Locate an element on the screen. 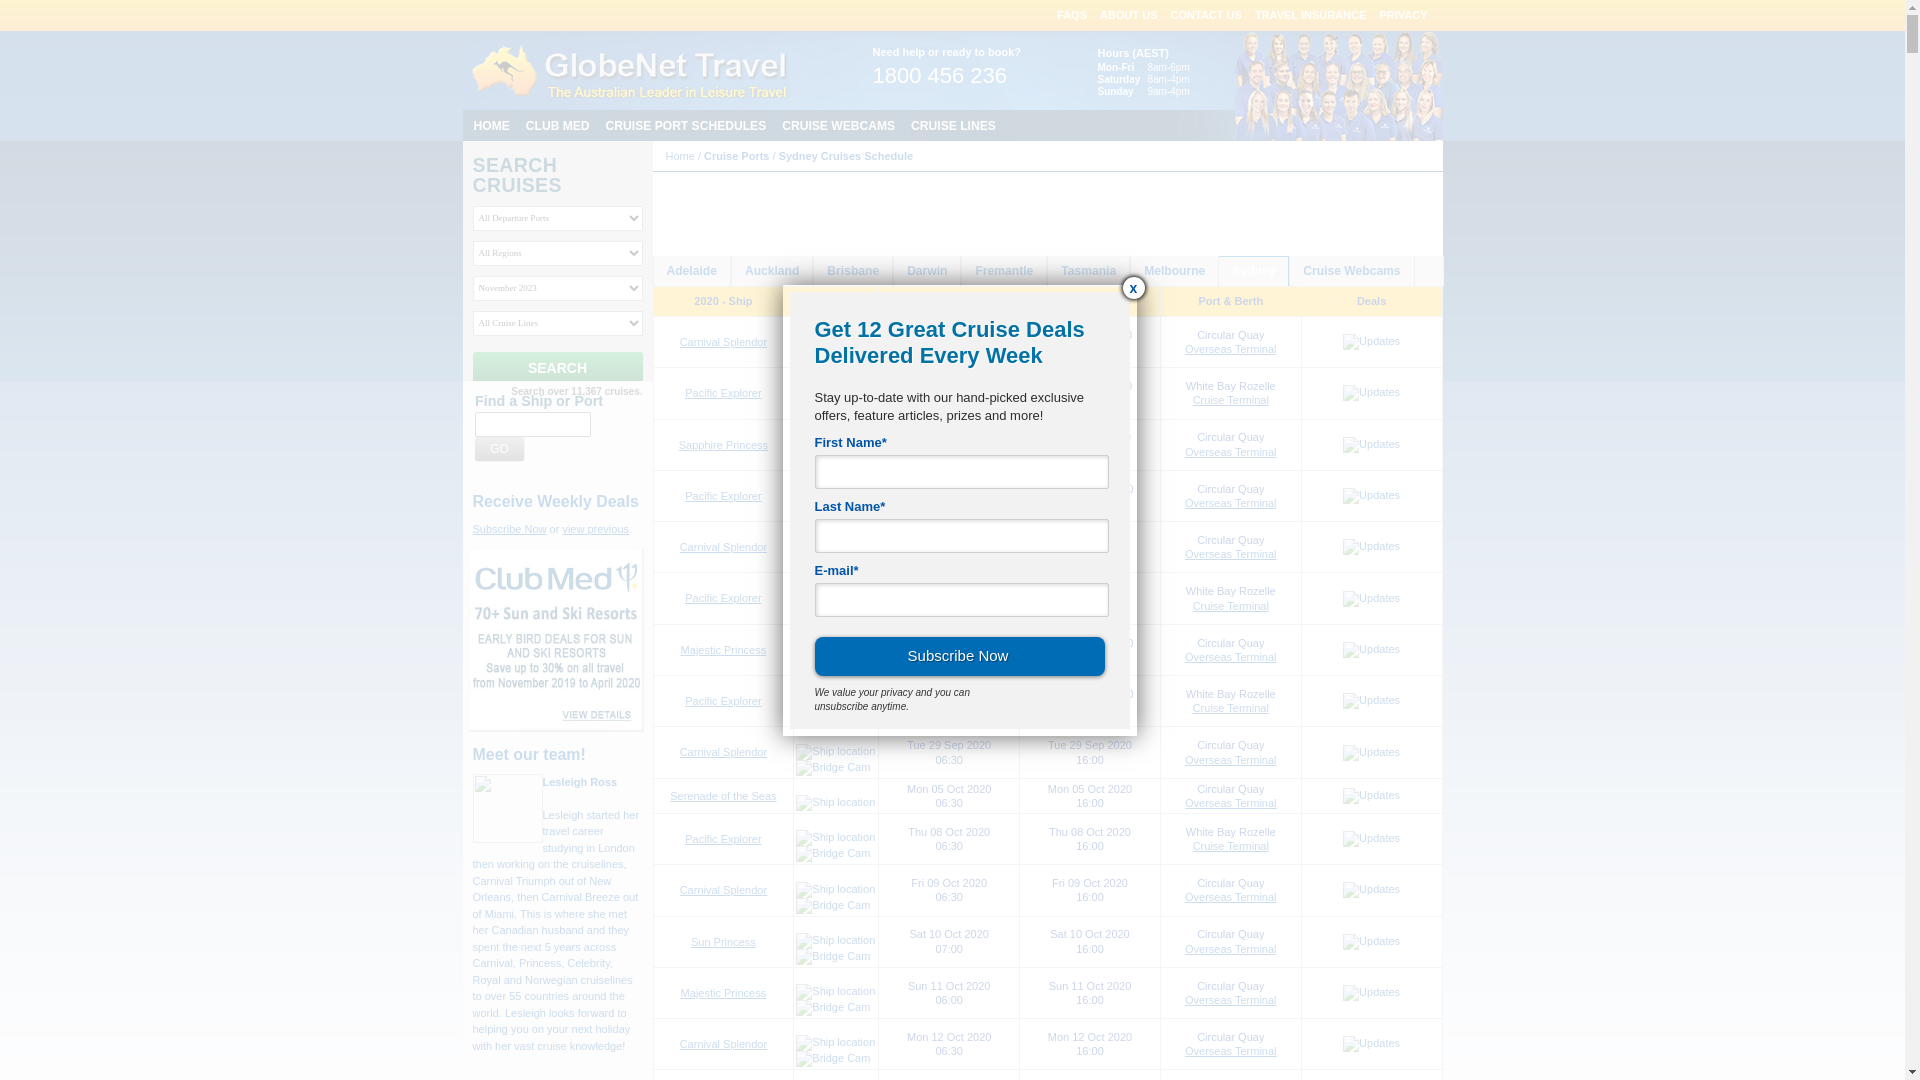  'Cruise Terminal' is located at coordinates (1193, 604).